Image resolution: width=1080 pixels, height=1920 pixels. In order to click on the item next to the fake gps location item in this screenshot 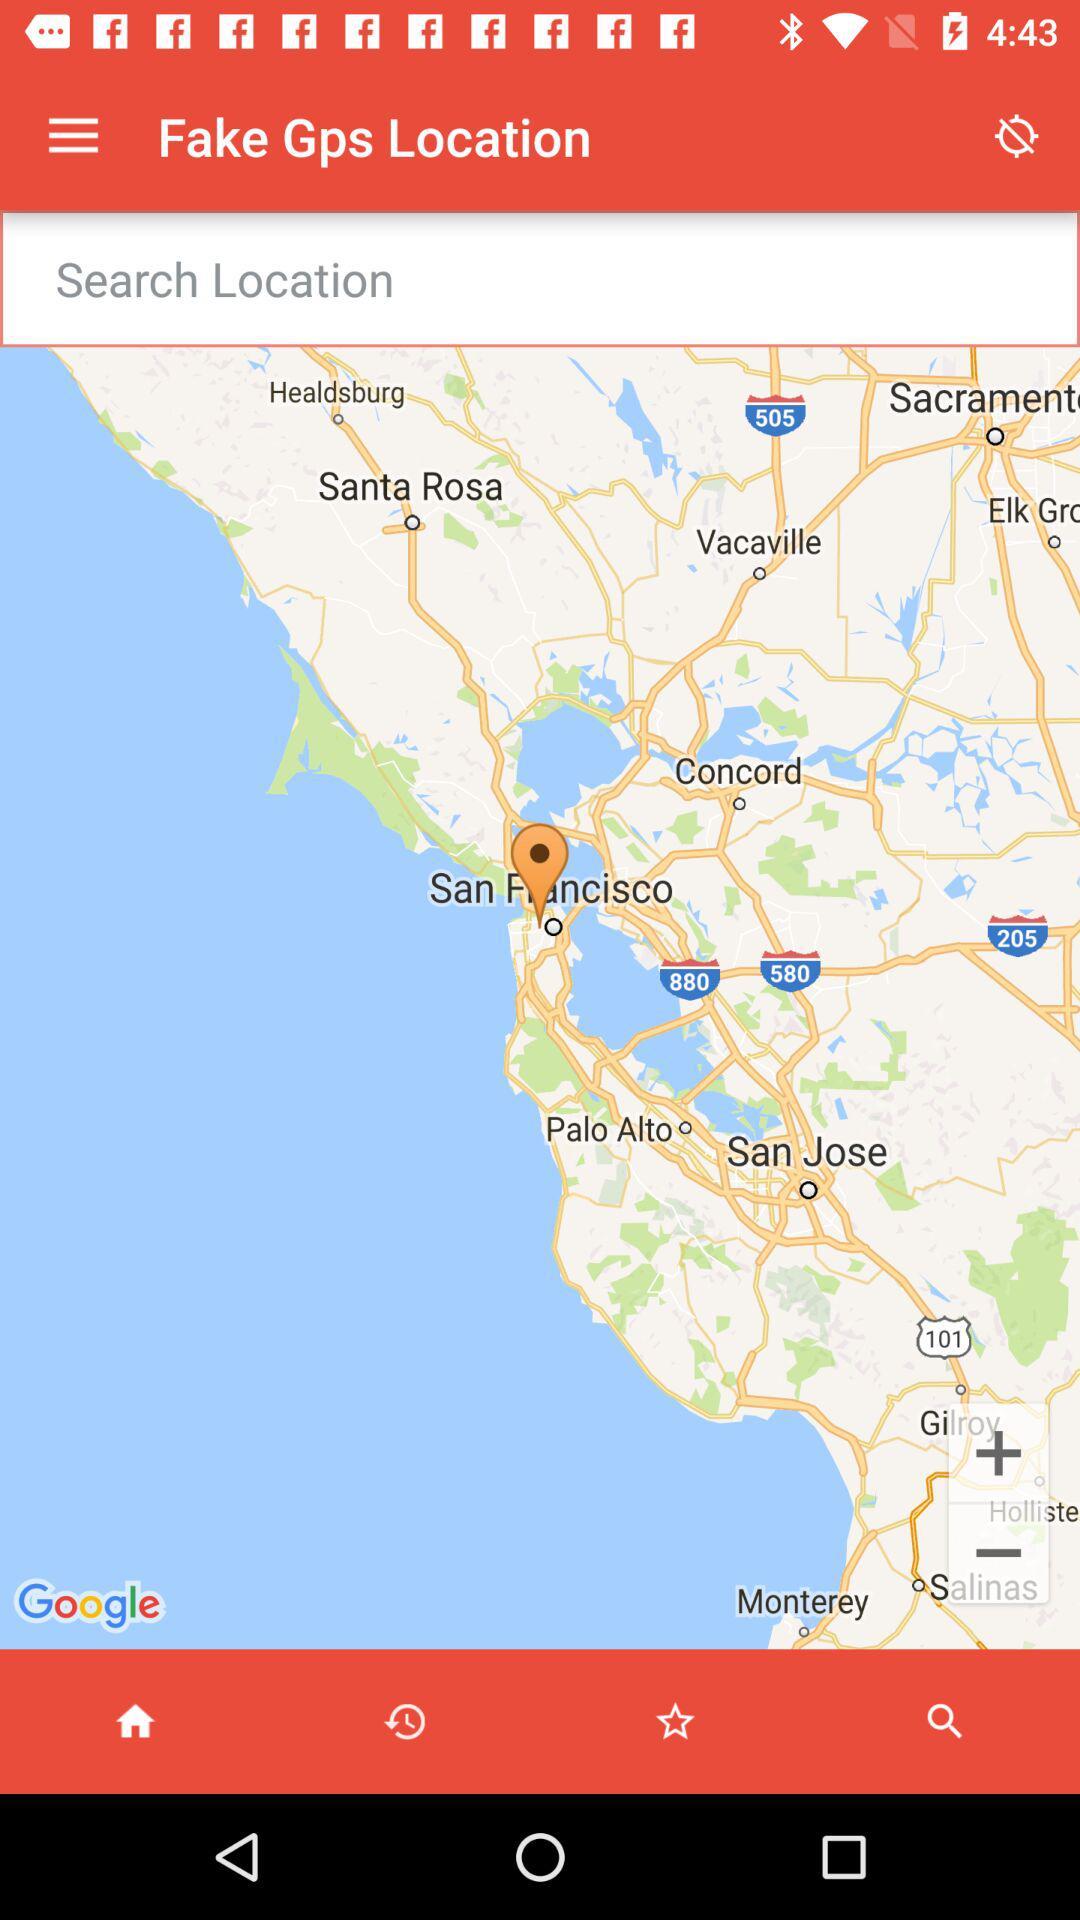, I will do `click(1017, 135)`.